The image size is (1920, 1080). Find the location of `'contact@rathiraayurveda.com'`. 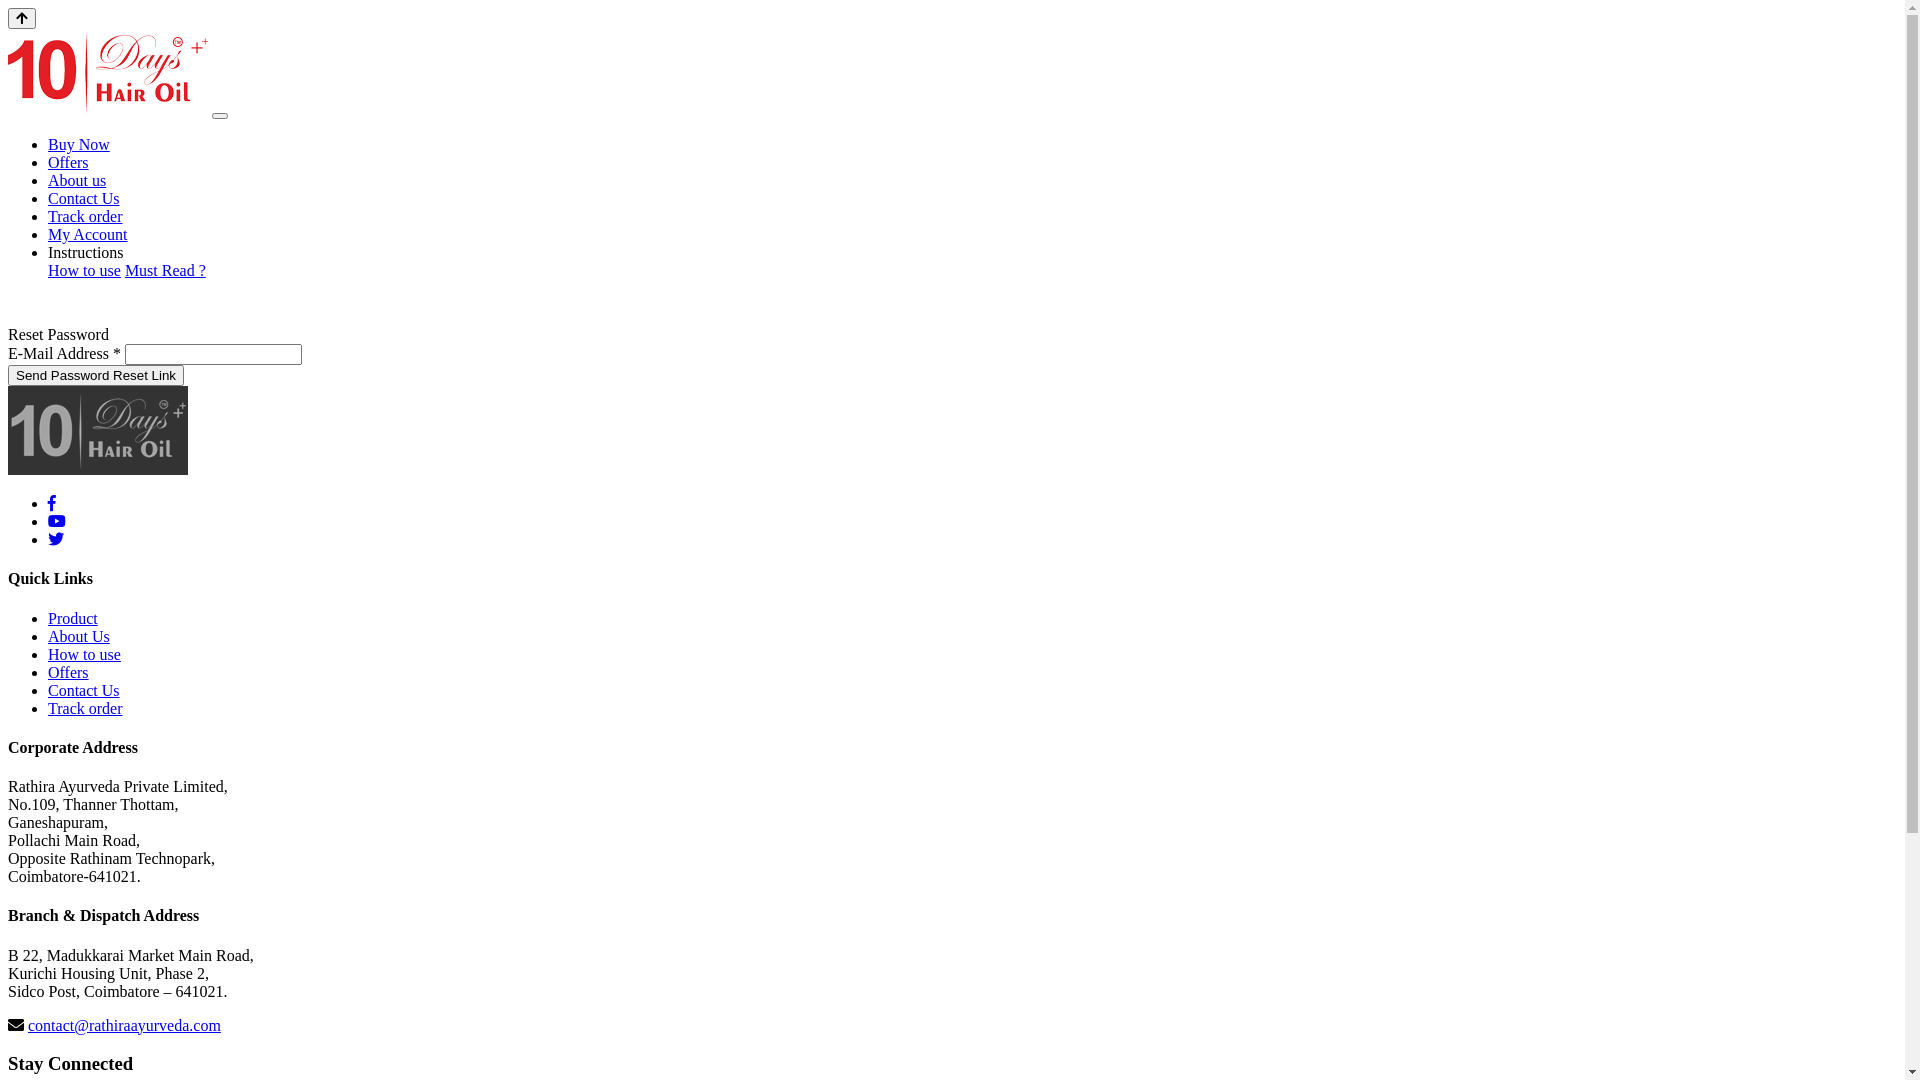

'contact@rathiraayurveda.com' is located at coordinates (123, 1025).